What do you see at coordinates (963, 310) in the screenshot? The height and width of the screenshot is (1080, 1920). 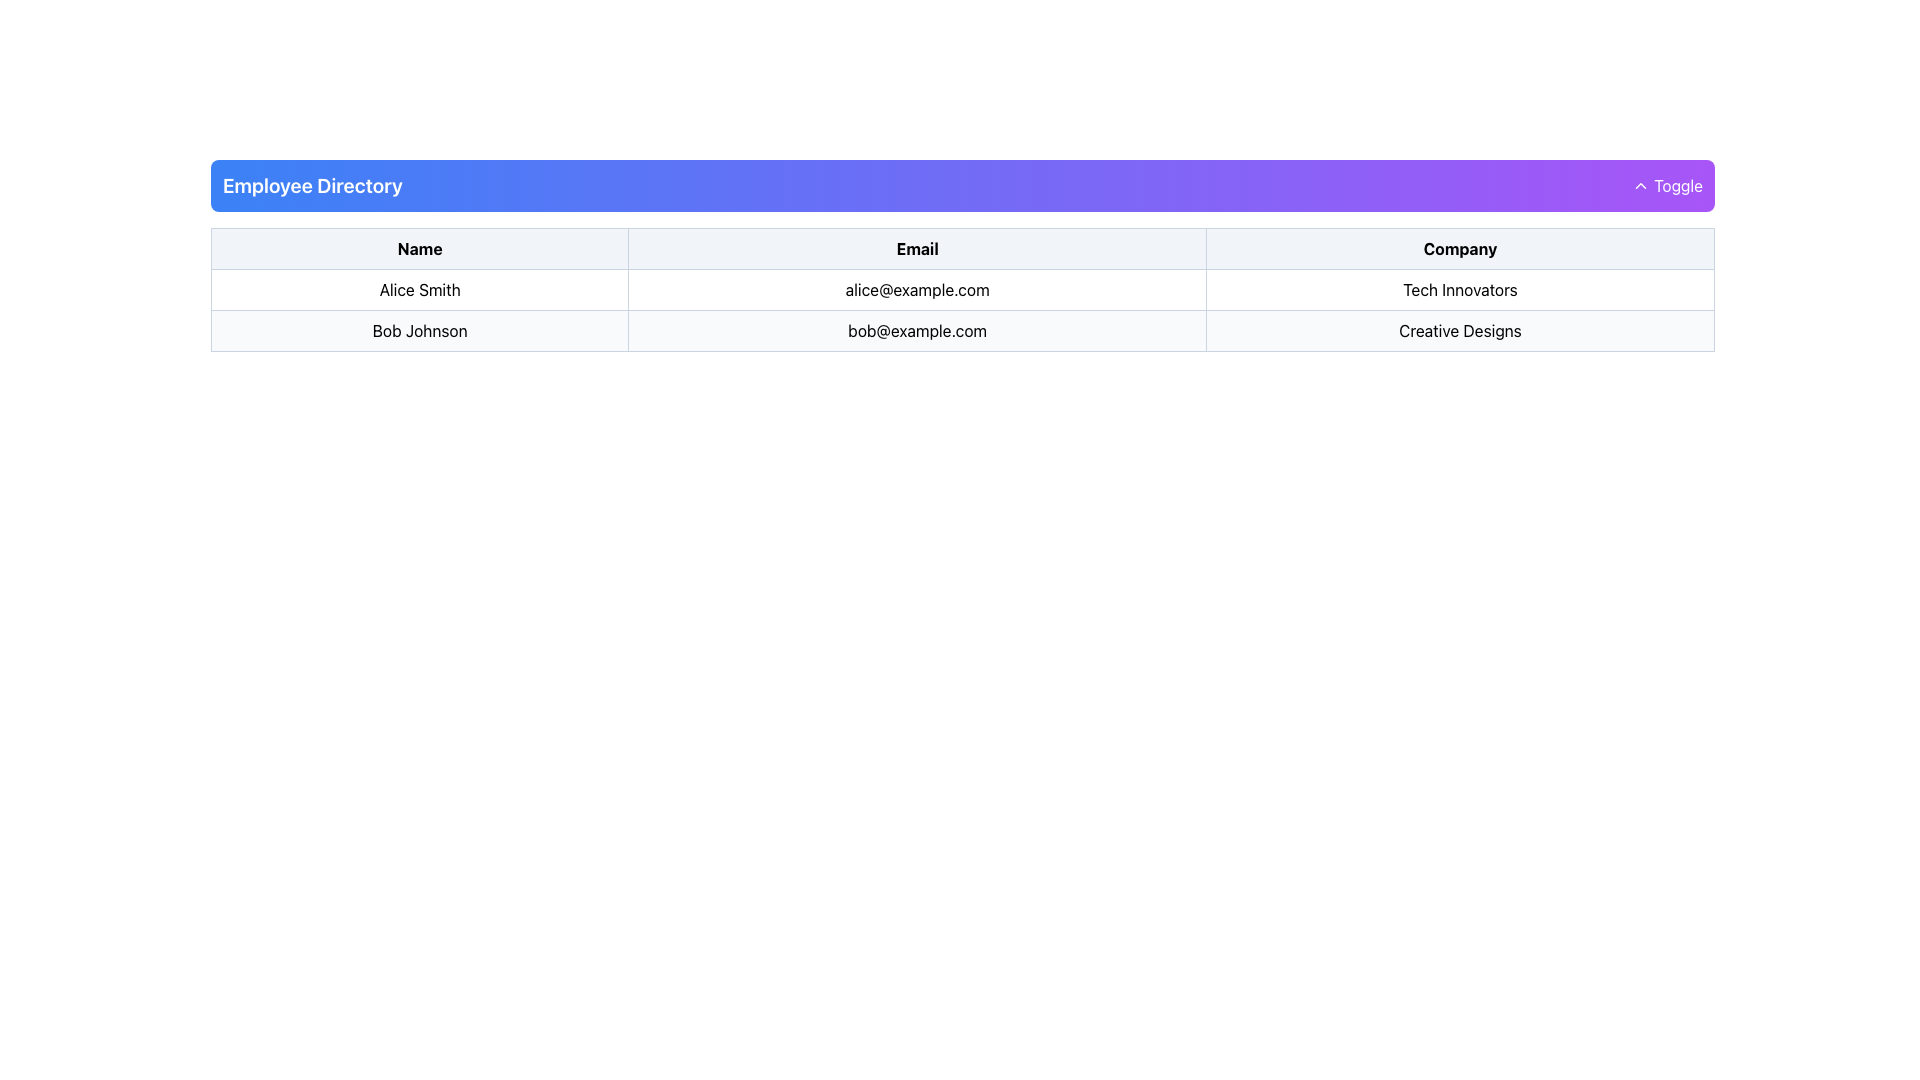 I see `the table row containing entries for Bob Johnson, which includes the email 'bob@example.com' and the company name 'Creative Designs'. This row is the second data row in the table` at bounding box center [963, 310].